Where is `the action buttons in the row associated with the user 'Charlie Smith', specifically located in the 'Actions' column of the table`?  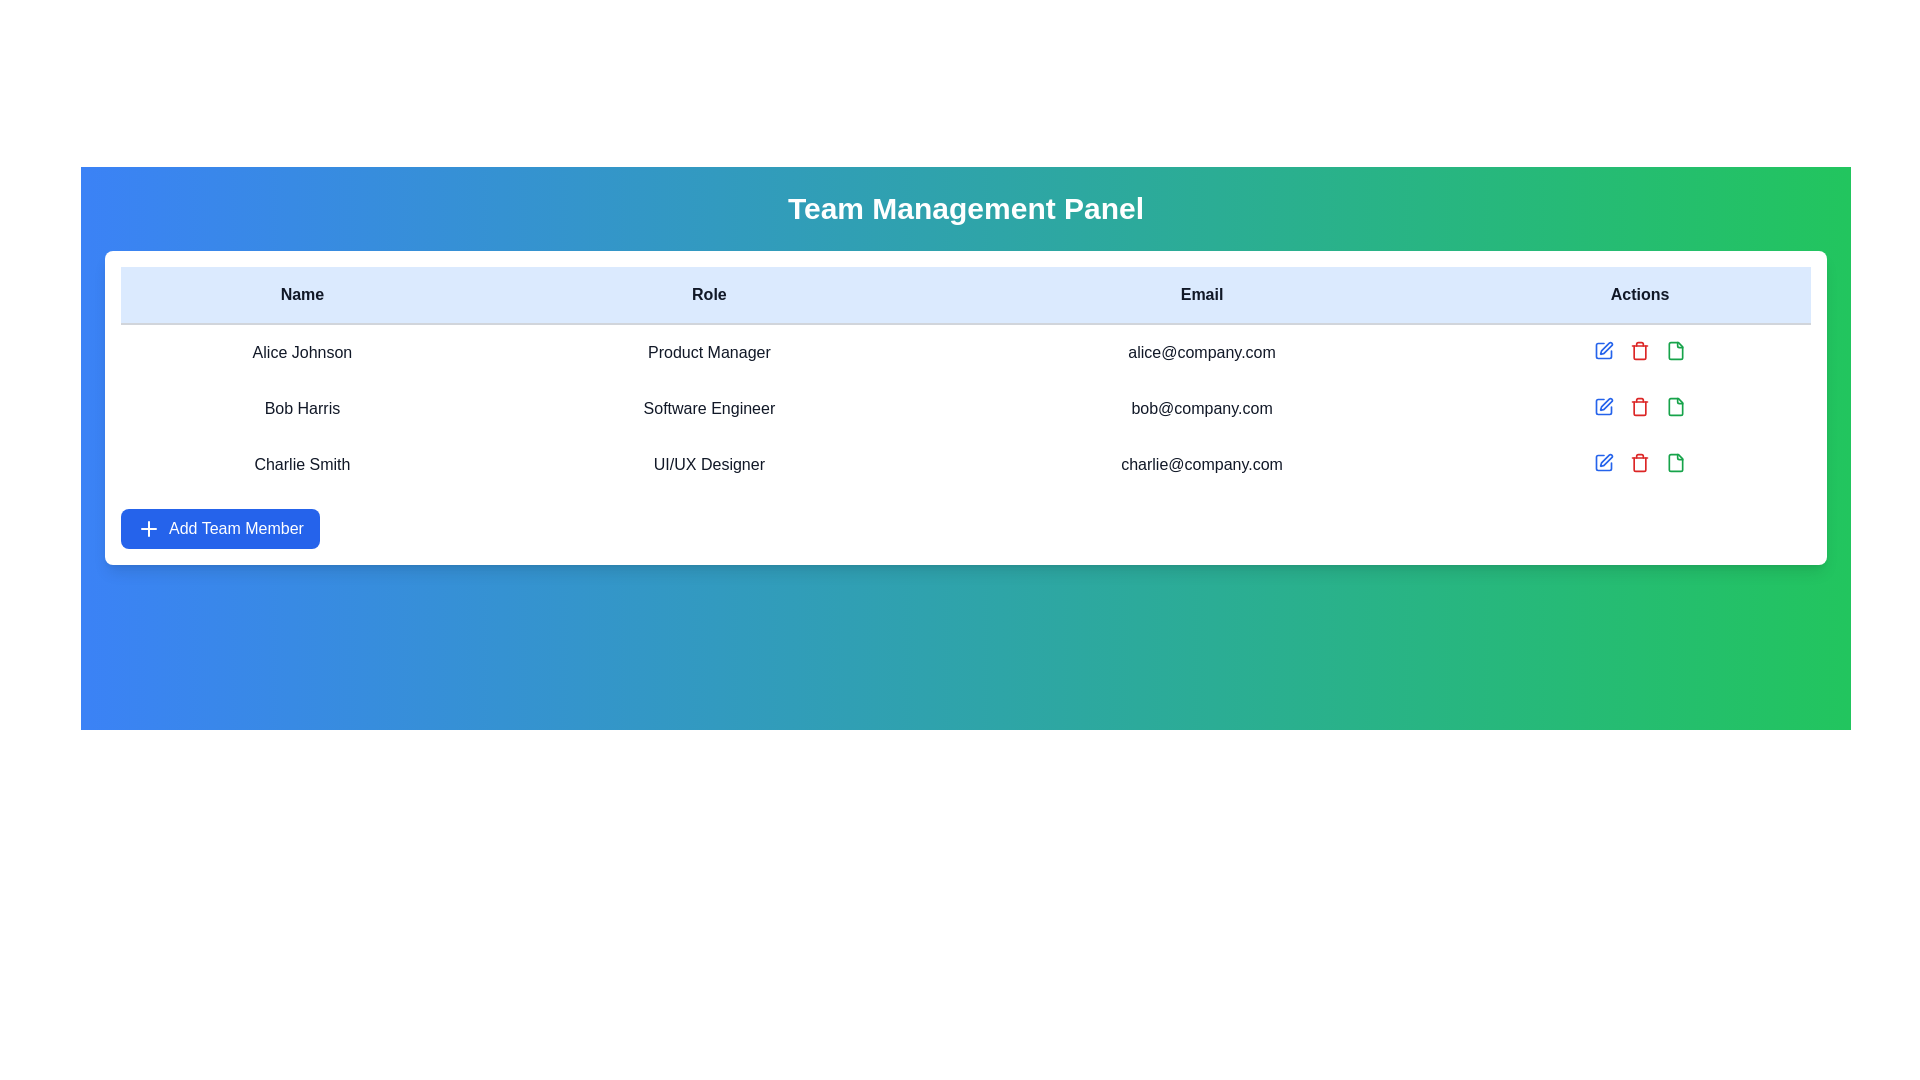
the action buttons in the row associated with the user 'Charlie Smith', specifically located in the 'Actions' column of the table is located at coordinates (1640, 462).